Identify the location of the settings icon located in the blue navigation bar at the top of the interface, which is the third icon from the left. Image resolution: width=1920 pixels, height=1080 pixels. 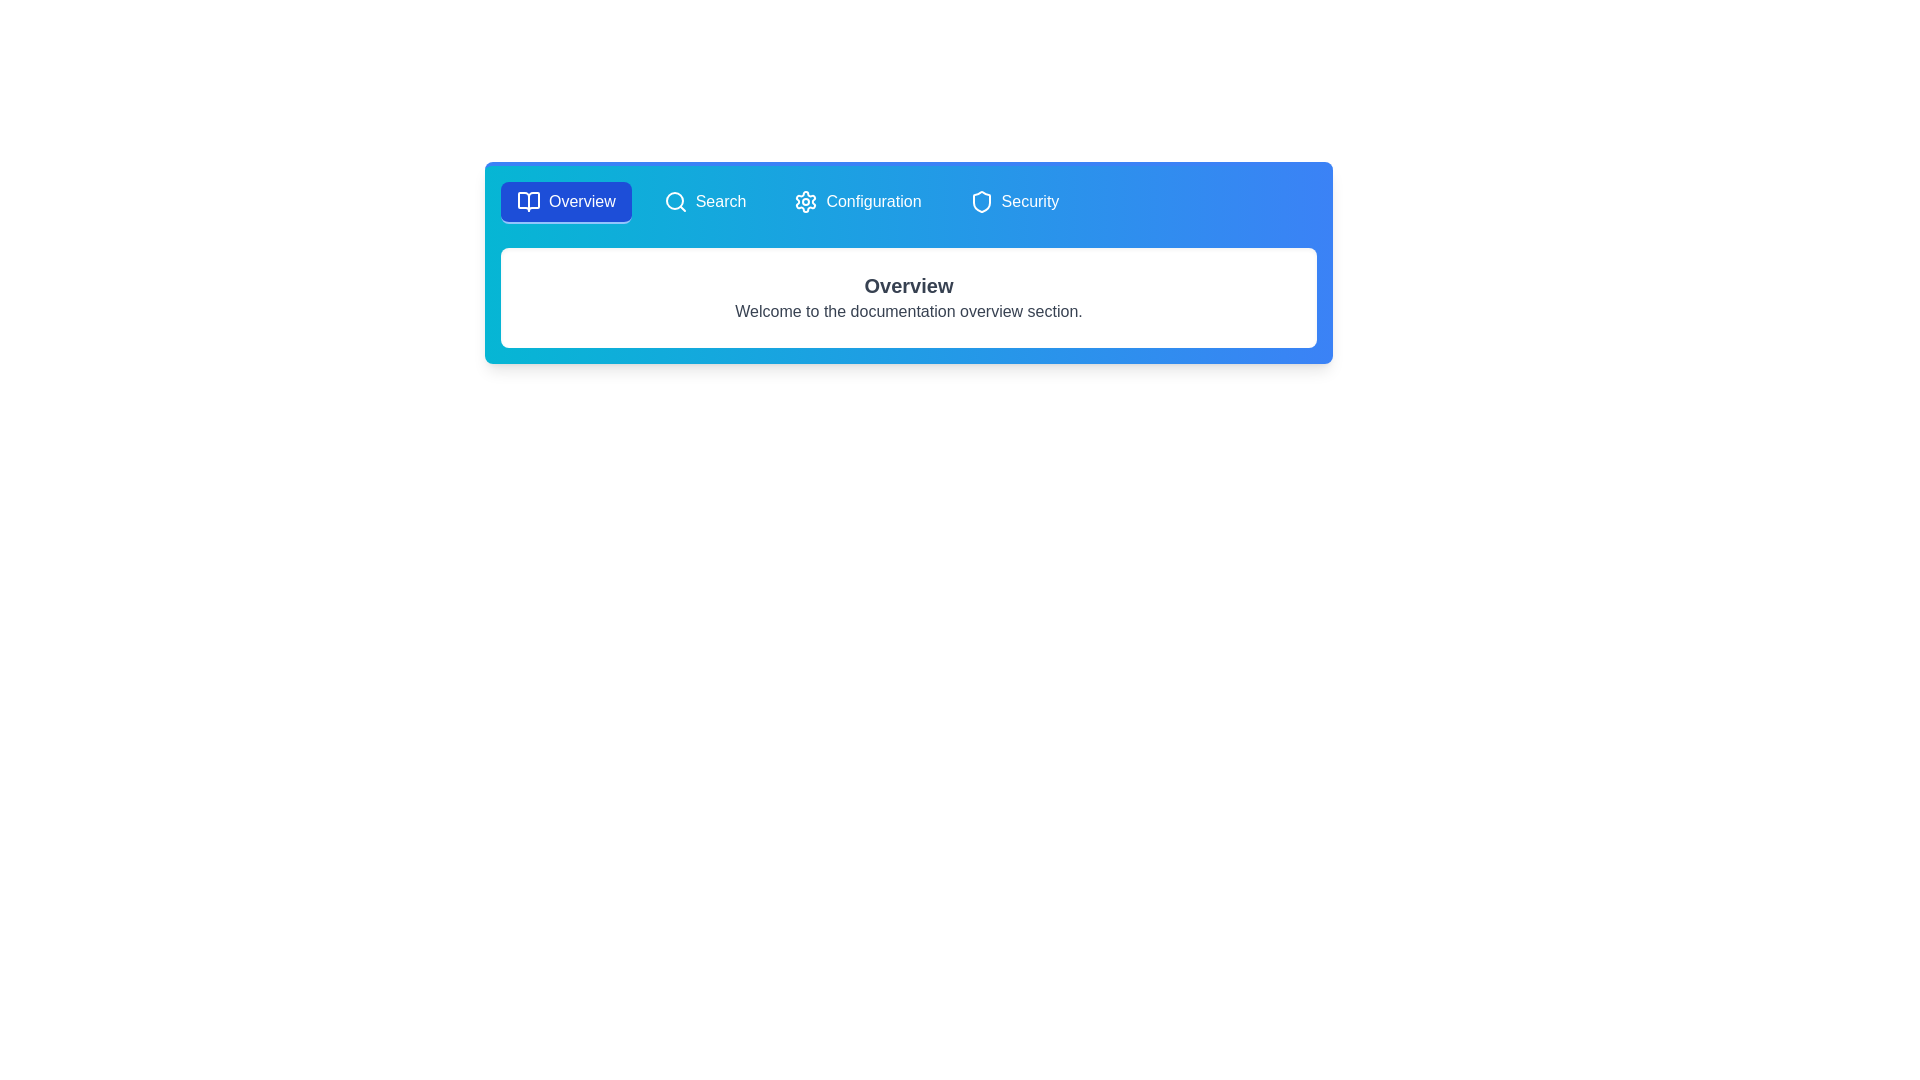
(806, 201).